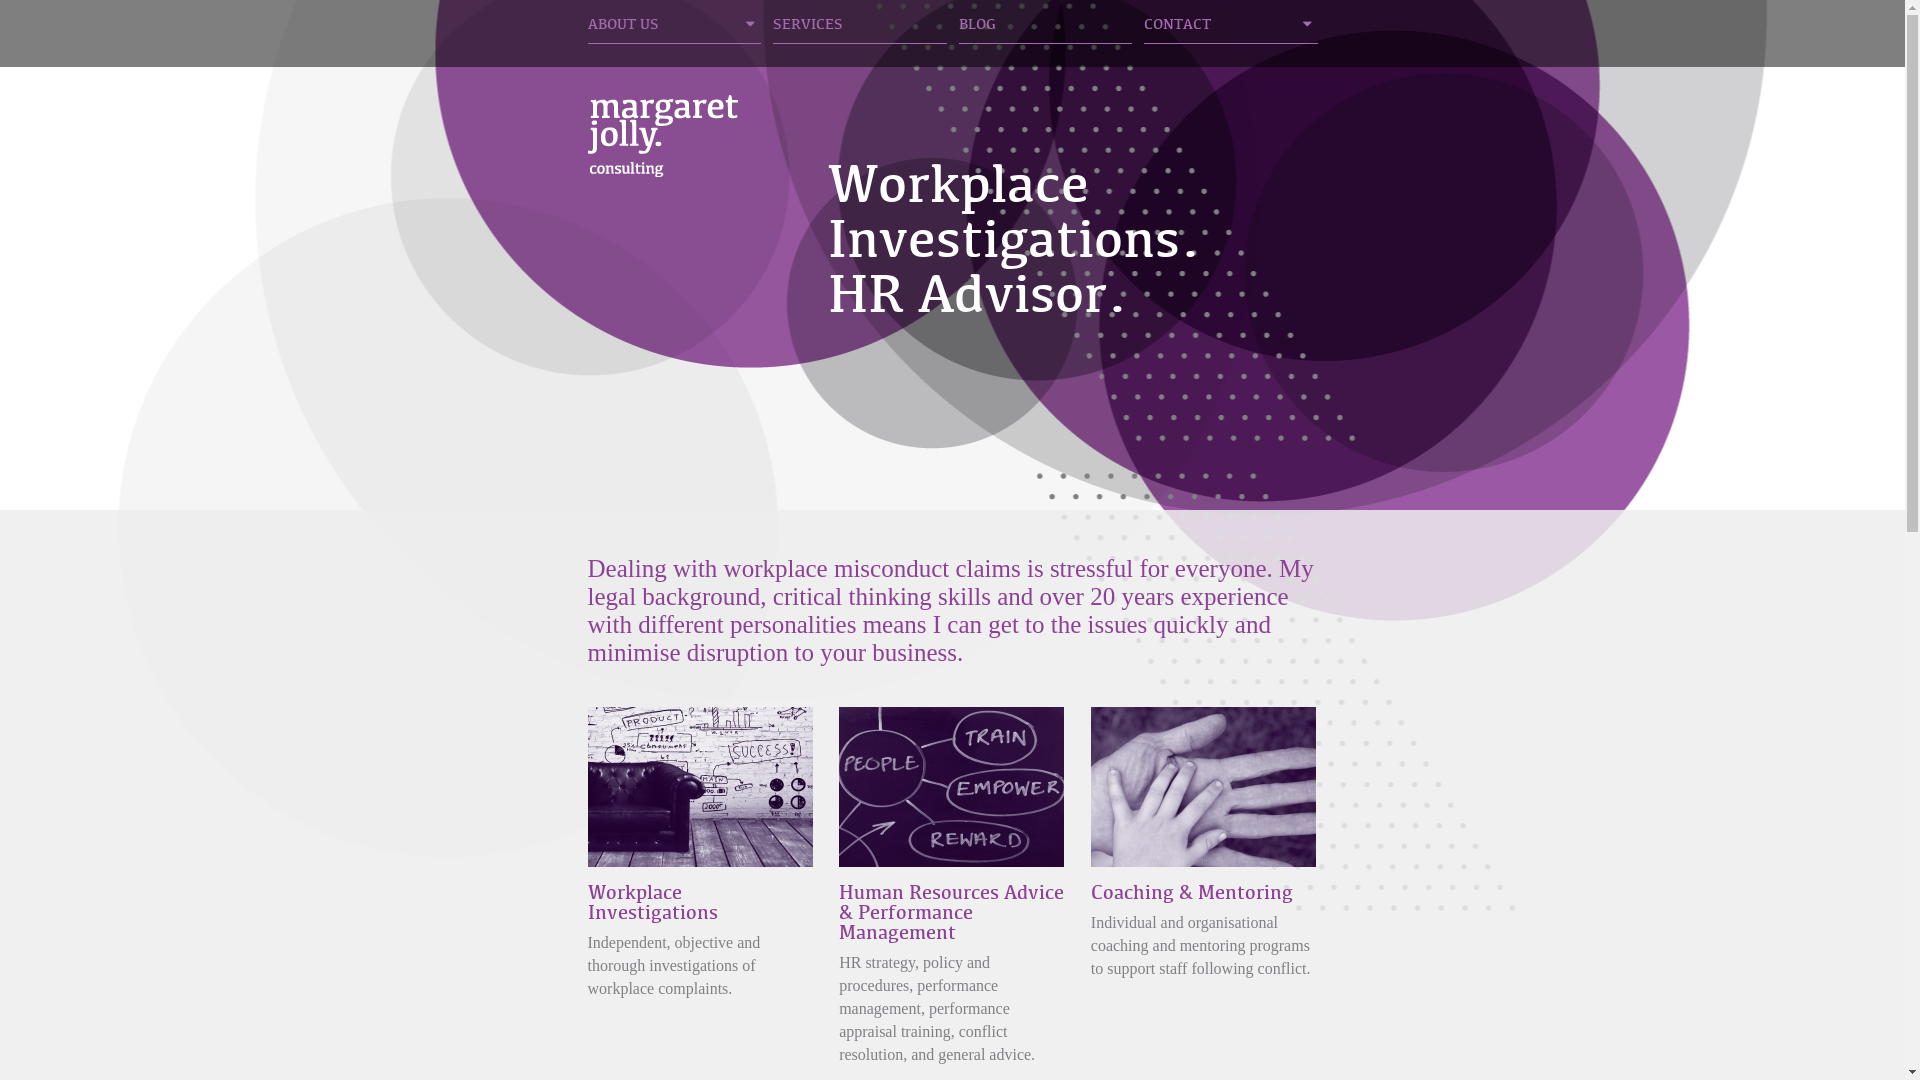 This screenshot has width=1920, height=1080. Describe the element at coordinates (675, 29) in the screenshot. I see `'ABOUT US'` at that location.